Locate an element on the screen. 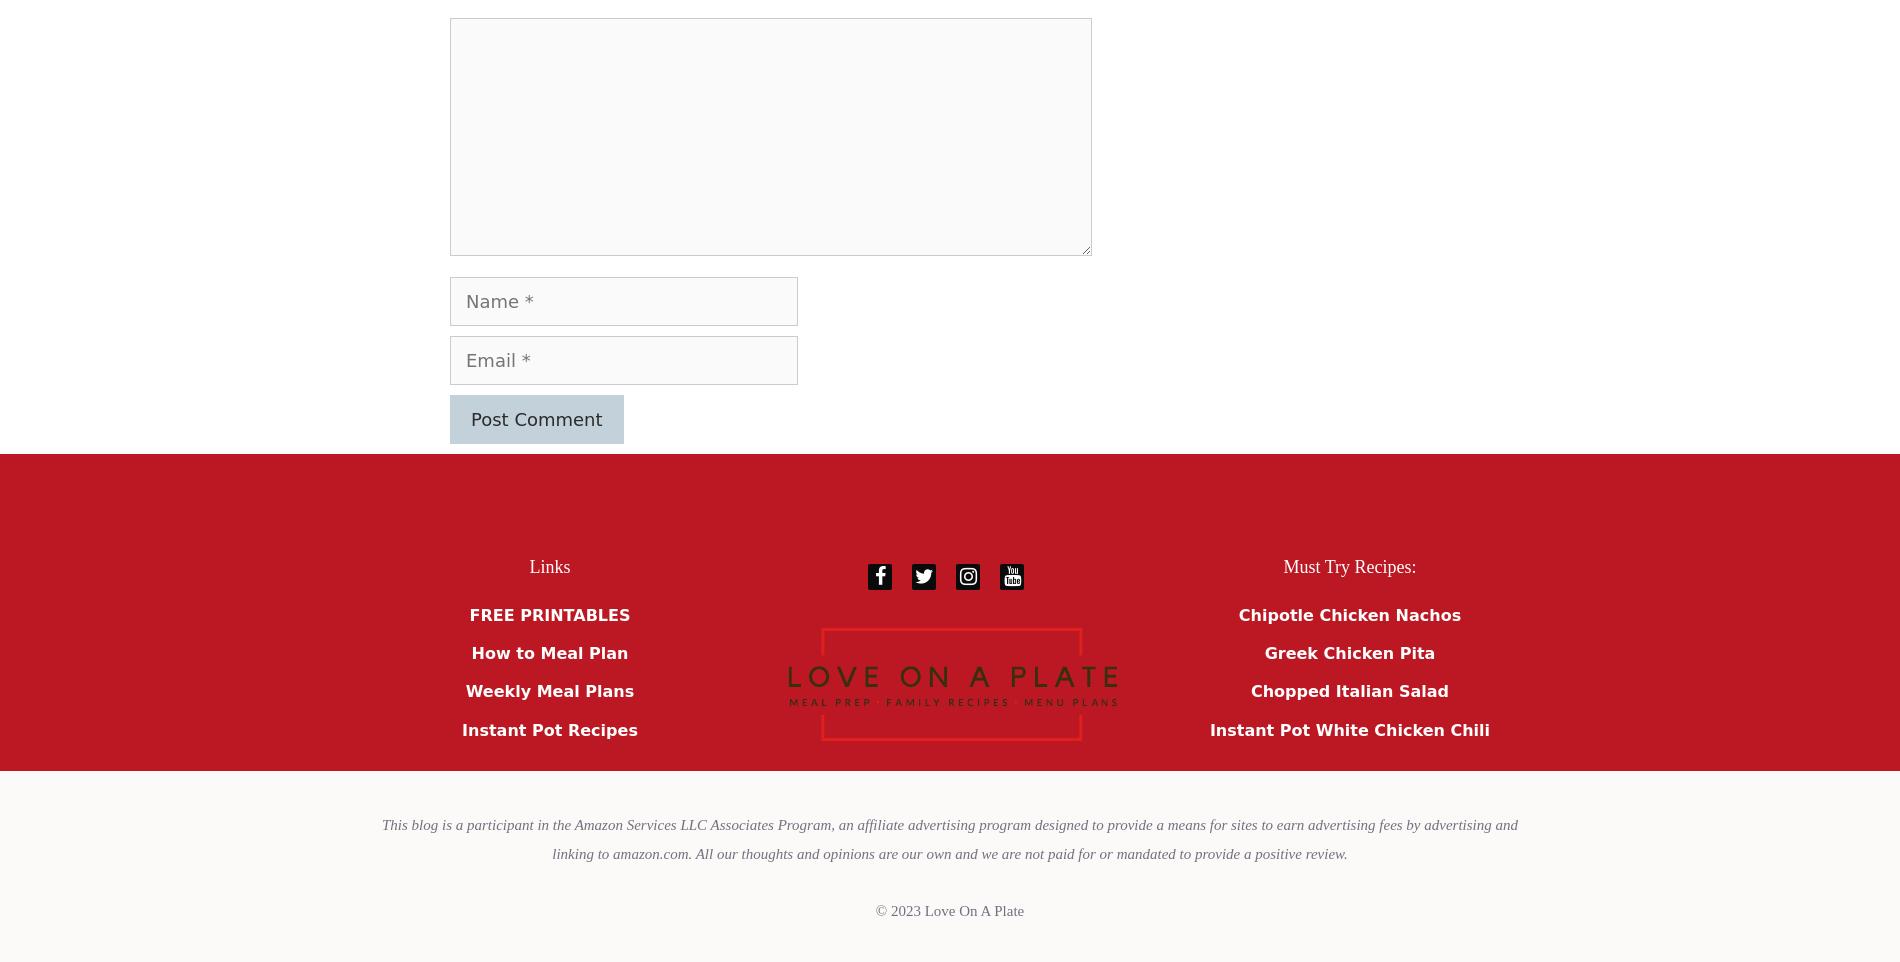  'Greek Chicken Pita' is located at coordinates (1263, 653).